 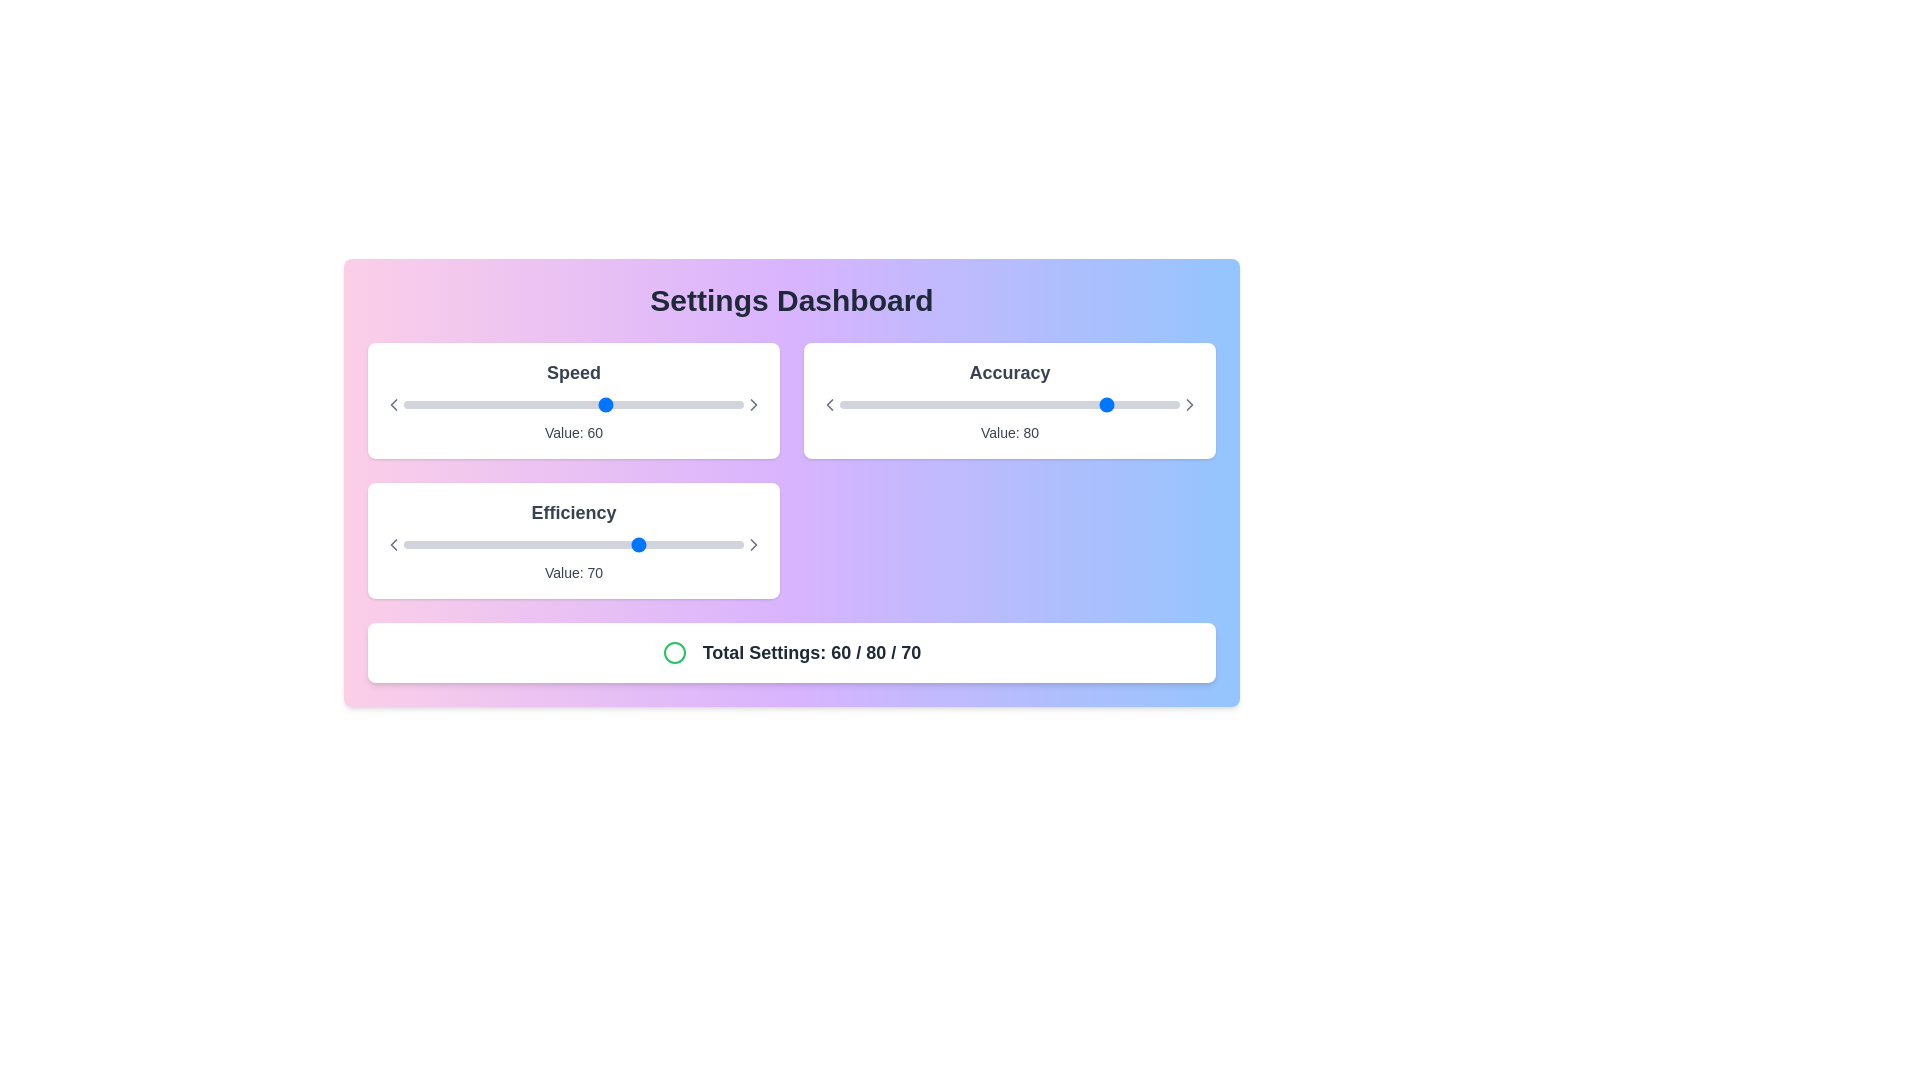 I want to click on the slider, so click(x=426, y=405).